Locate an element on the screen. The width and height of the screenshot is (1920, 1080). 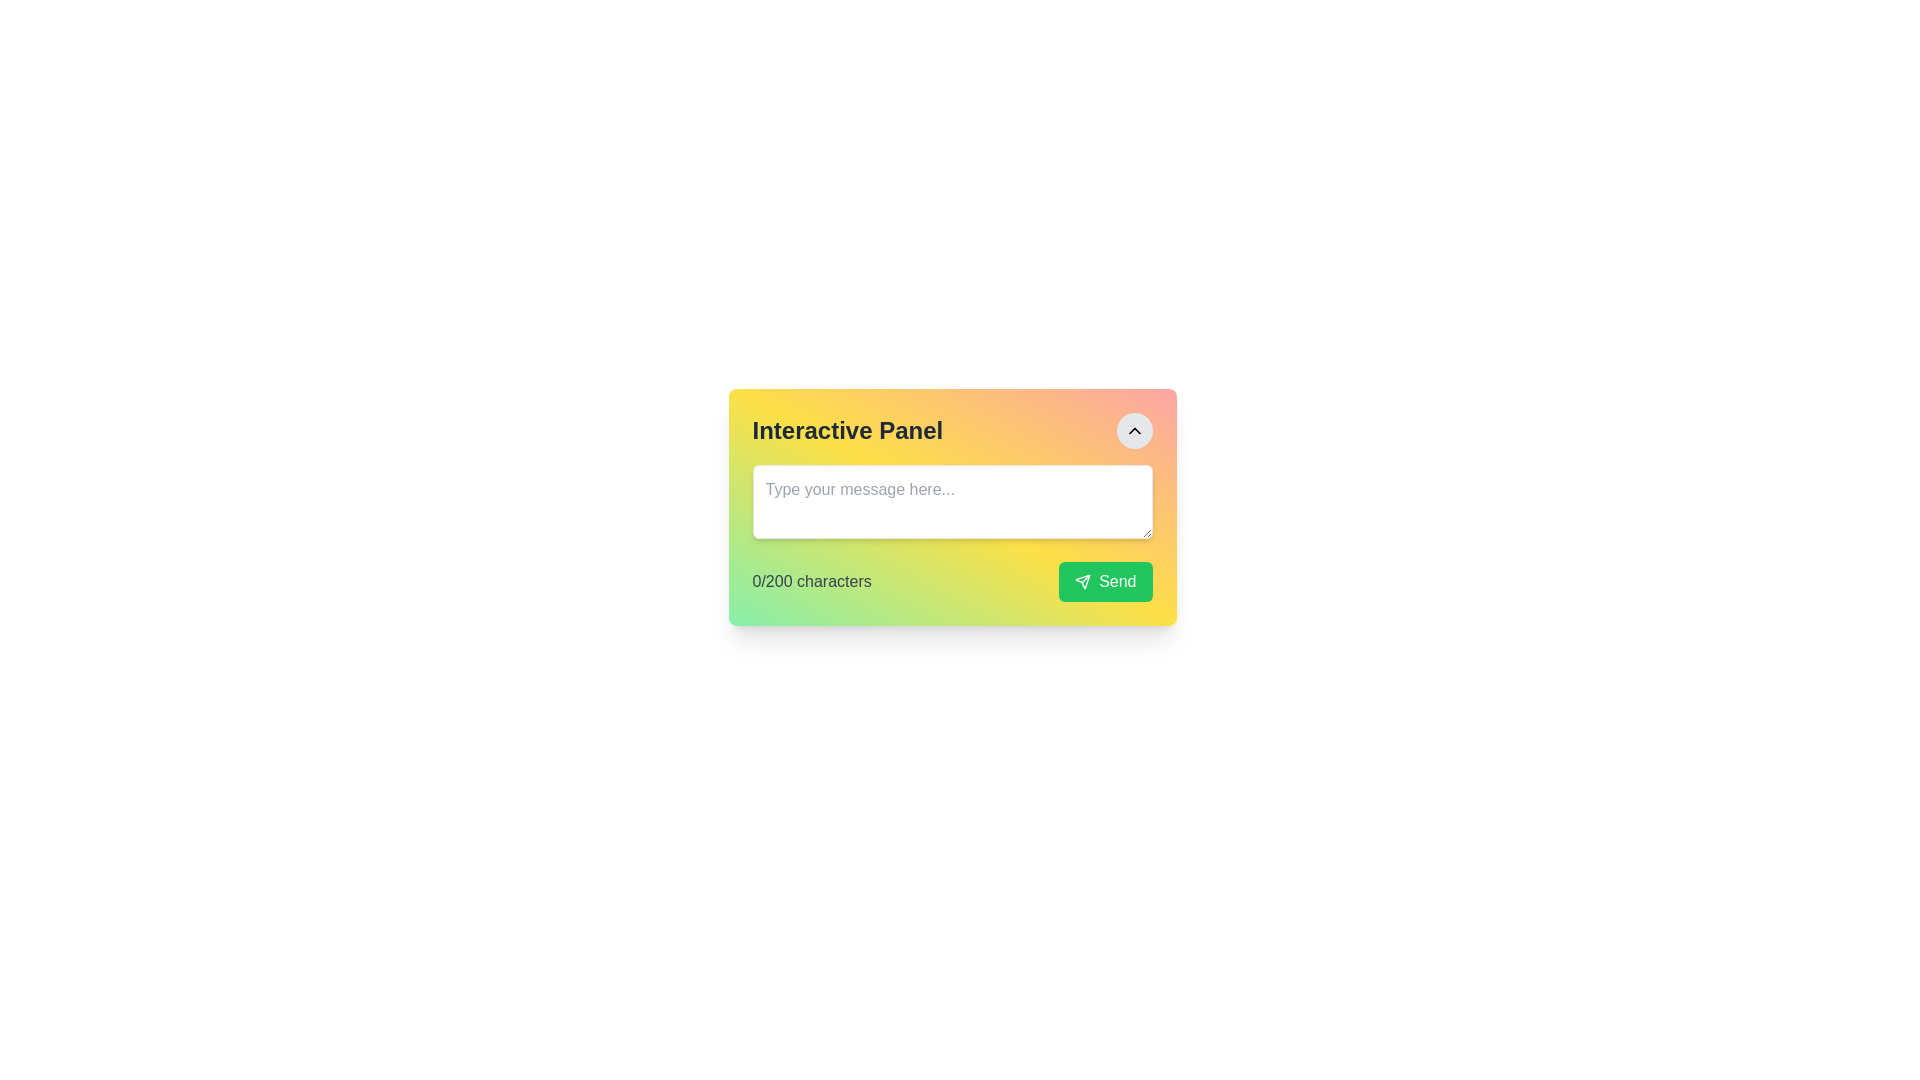
the green paper plane icon located on the left side of the 'Send' button text is located at coordinates (1082, 582).